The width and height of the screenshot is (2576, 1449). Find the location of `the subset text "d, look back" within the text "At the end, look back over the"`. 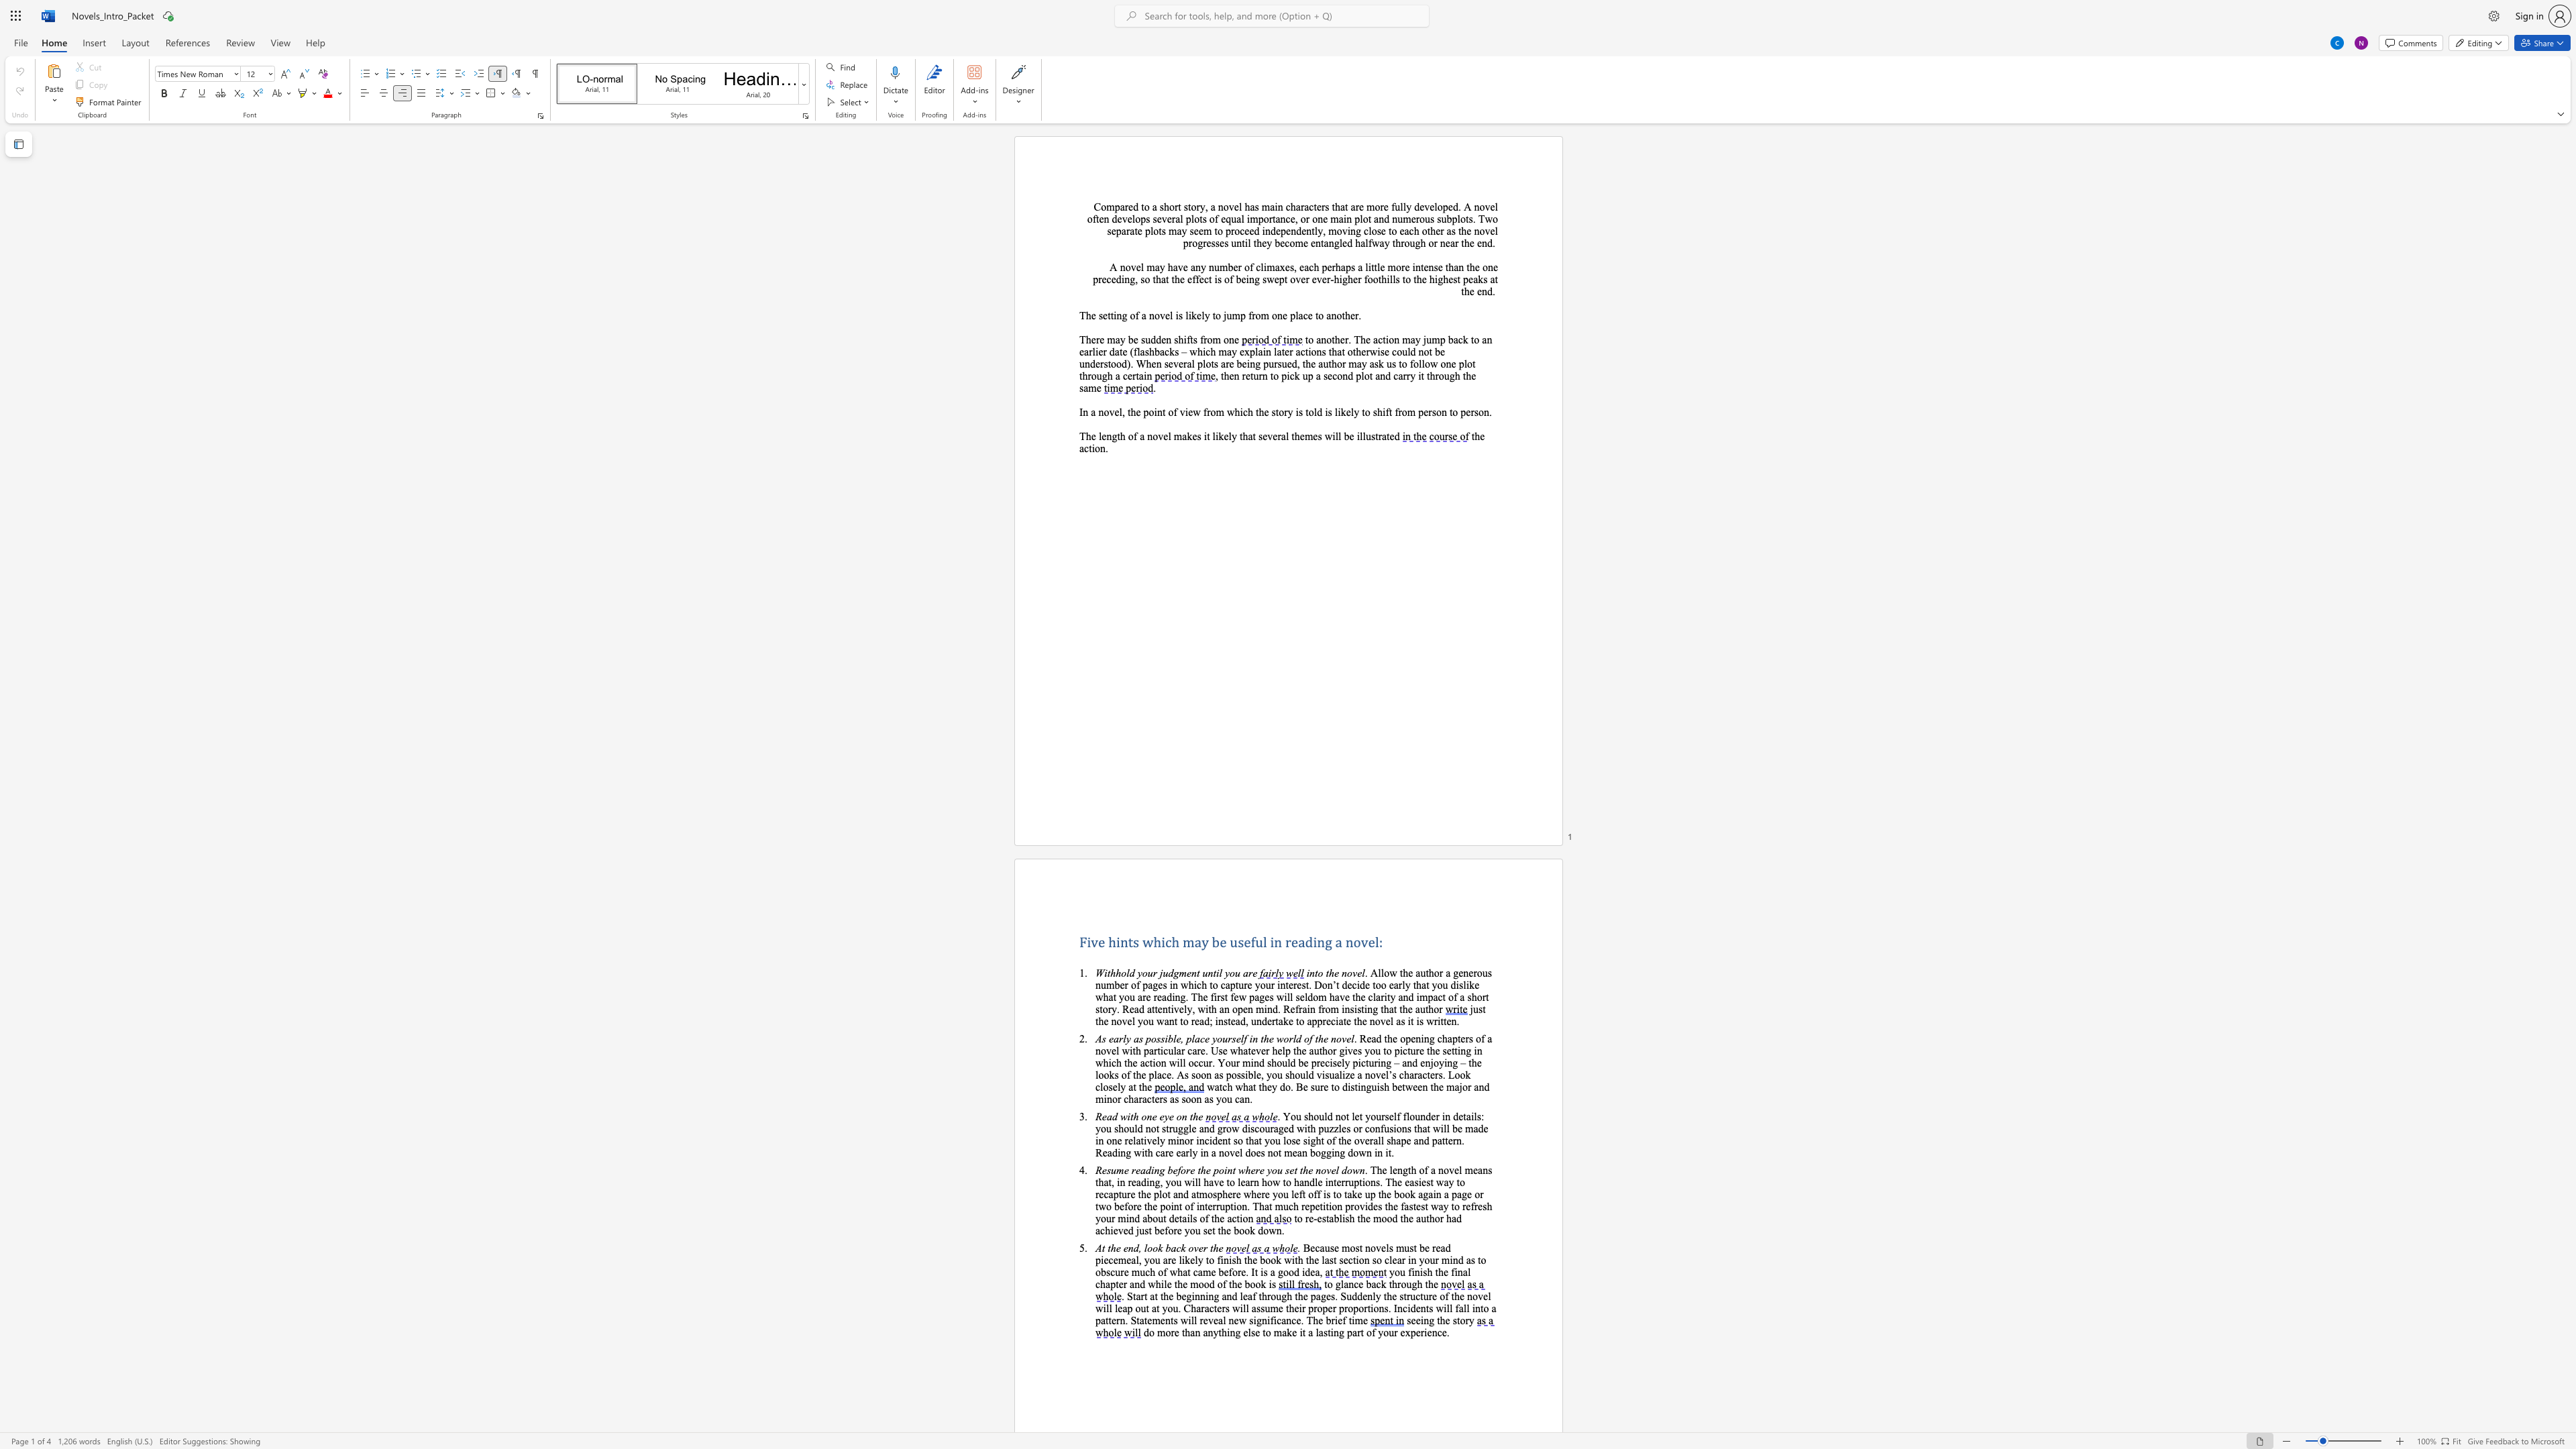

the subset text "d, look back" within the text "At the end, look back over the" is located at coordinates (1132, 1248).